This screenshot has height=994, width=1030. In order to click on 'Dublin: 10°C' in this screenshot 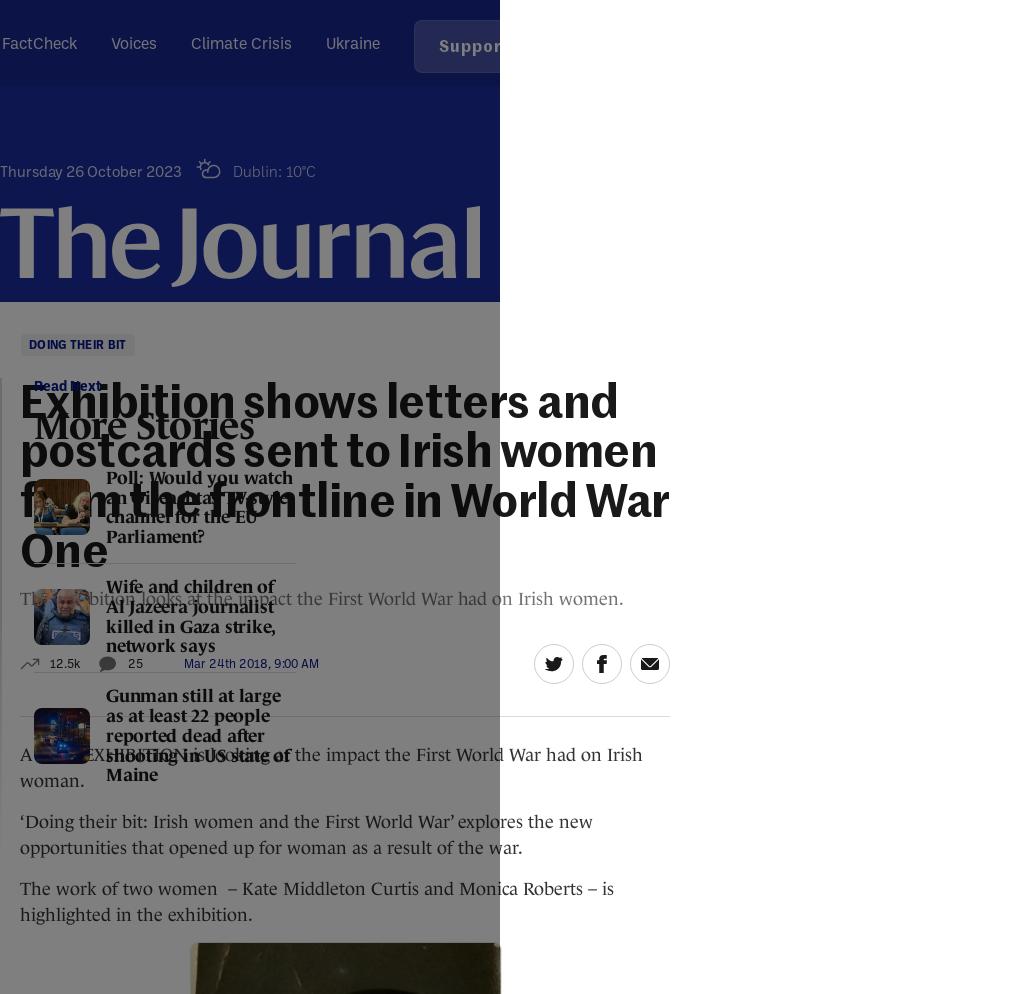, I will do `click(273, 171)`.